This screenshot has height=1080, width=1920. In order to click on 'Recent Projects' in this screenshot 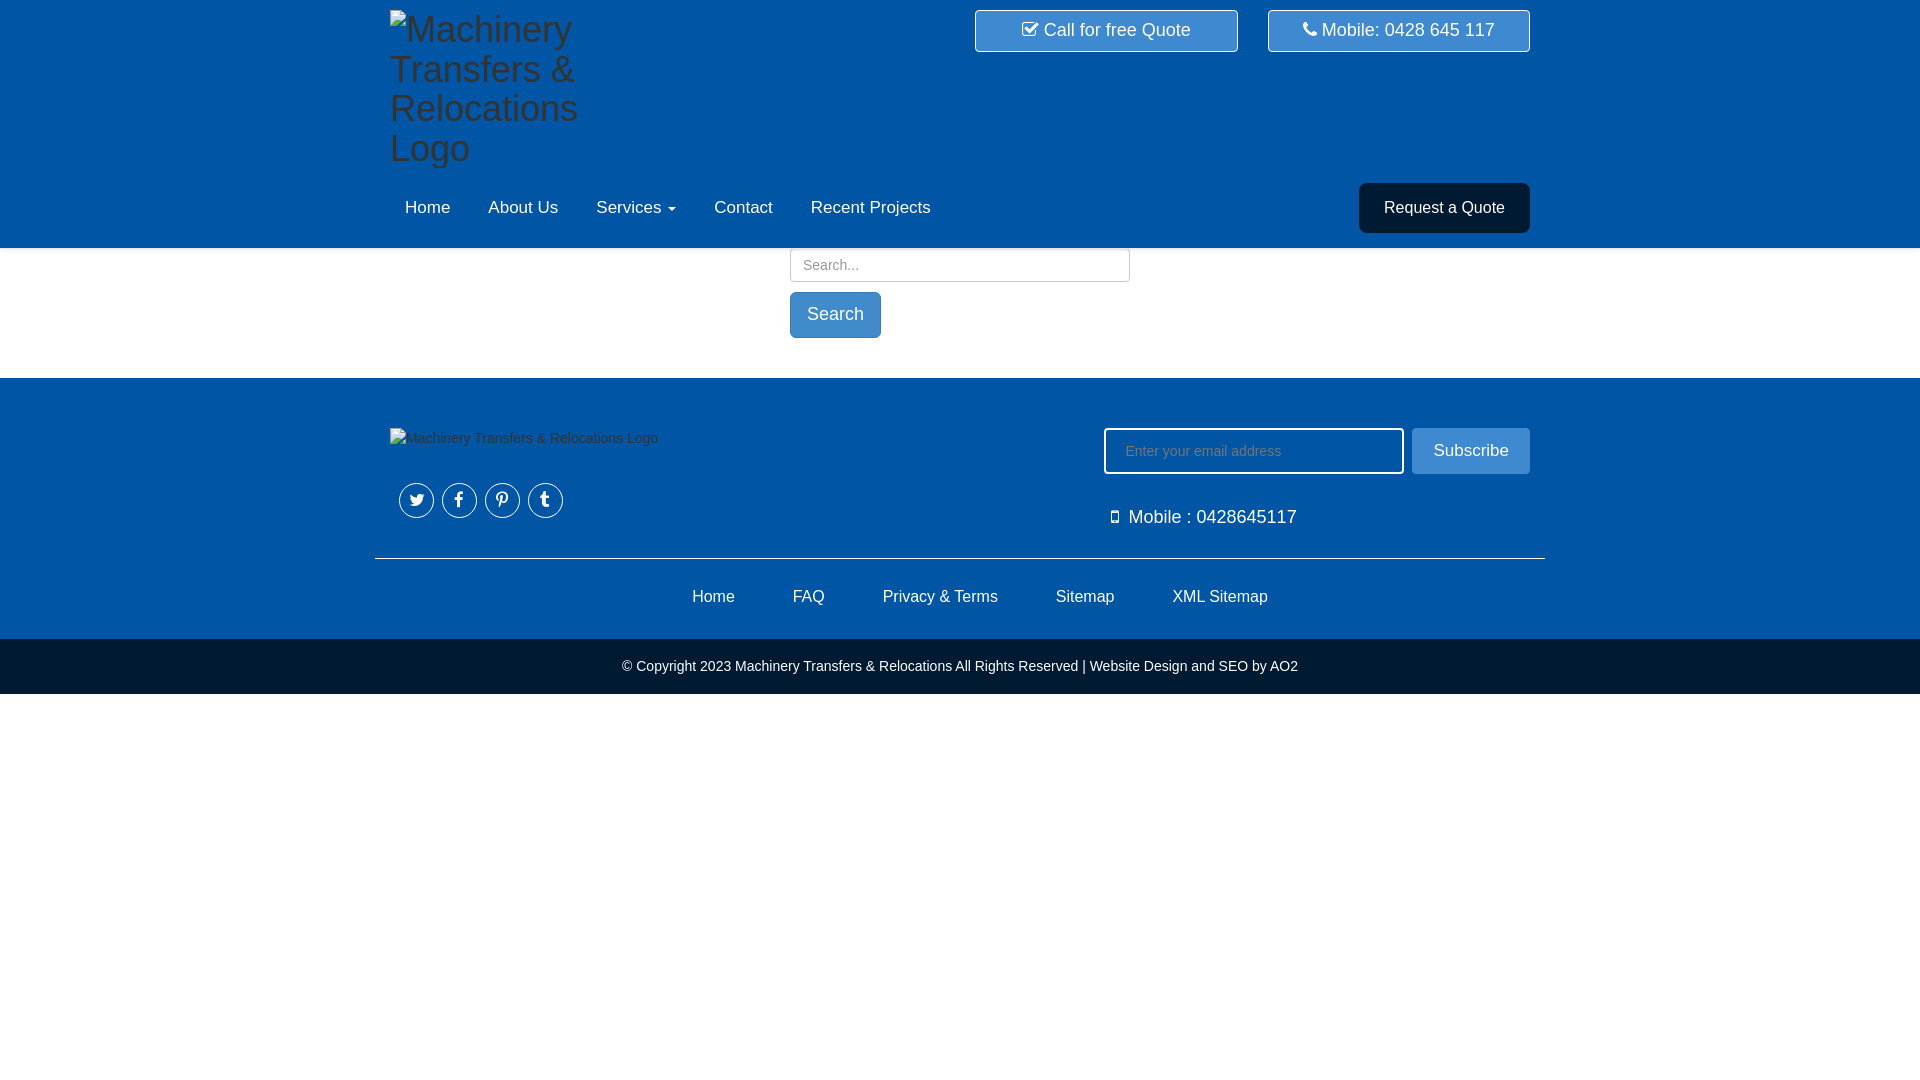, I will do `click(870, 208)`.